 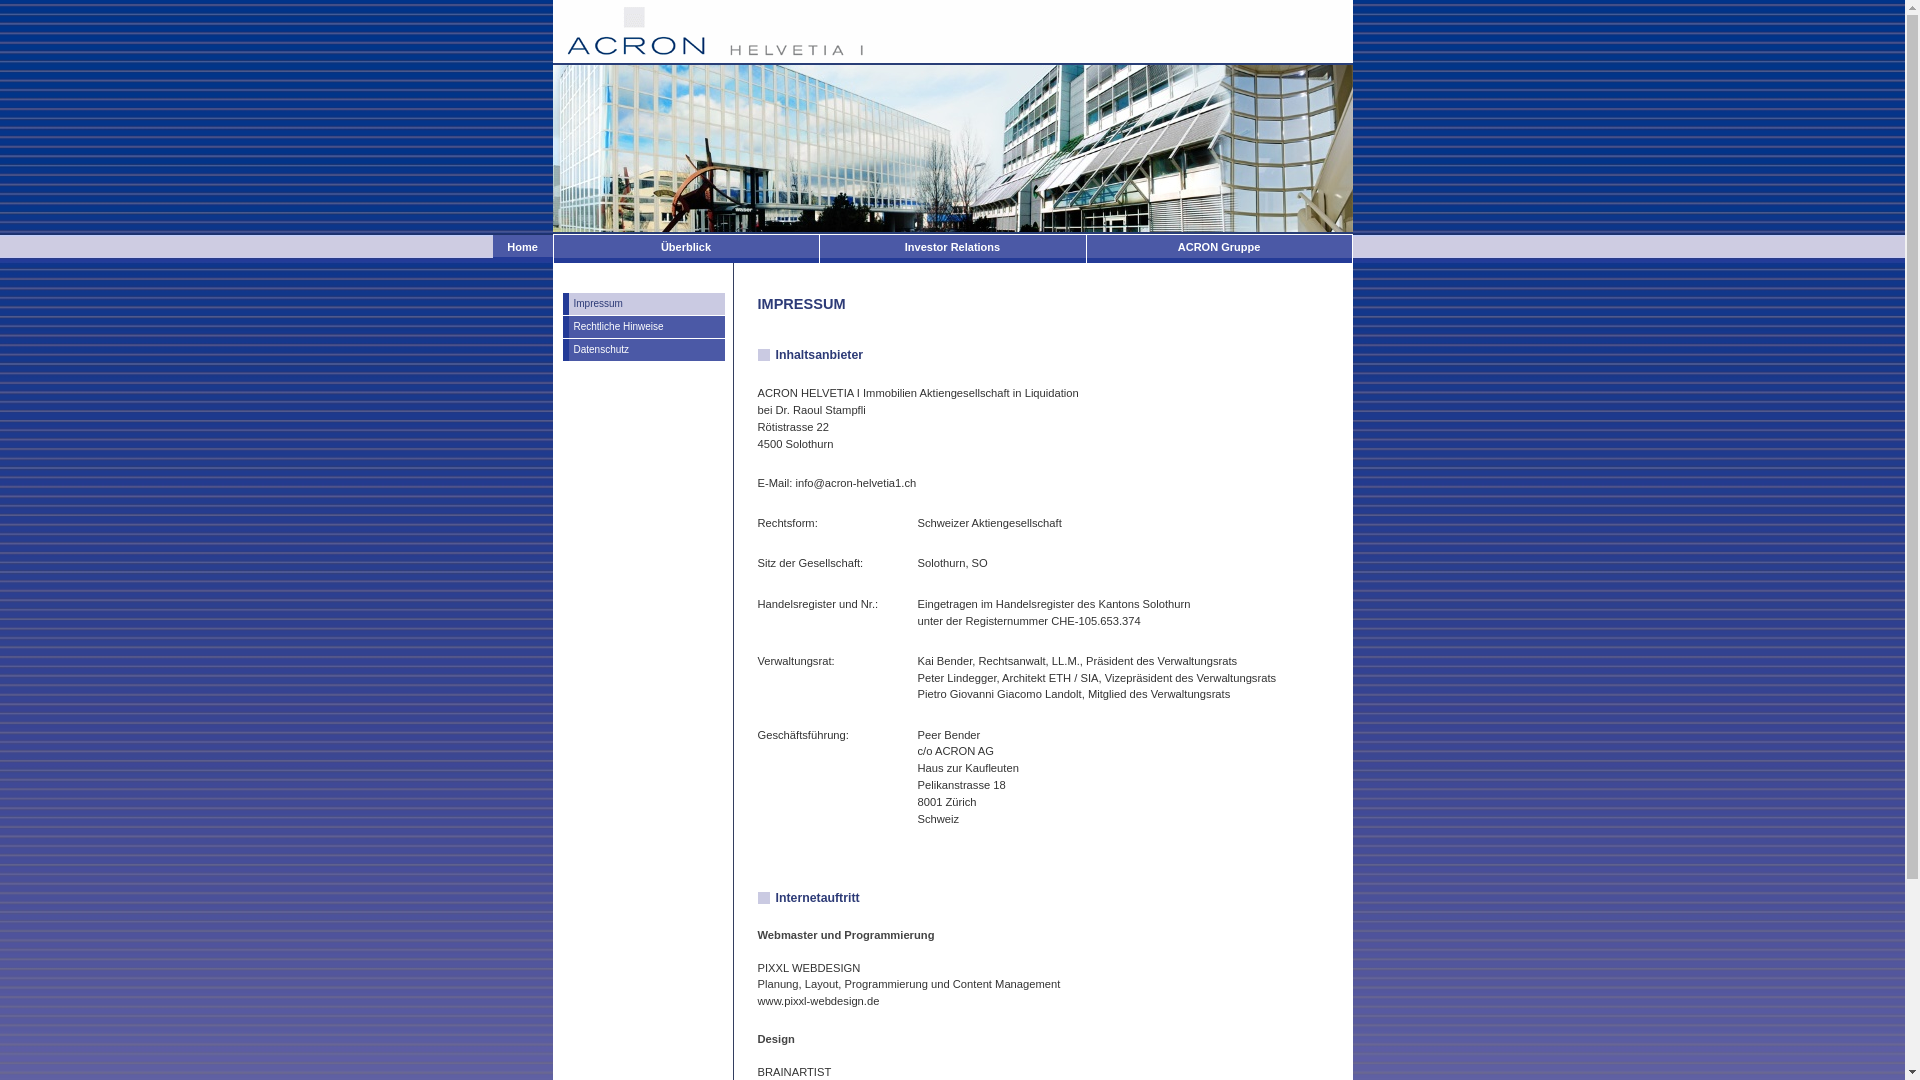 I want to click on 'ACRON Gruppe', so click(x=1217, y=248).